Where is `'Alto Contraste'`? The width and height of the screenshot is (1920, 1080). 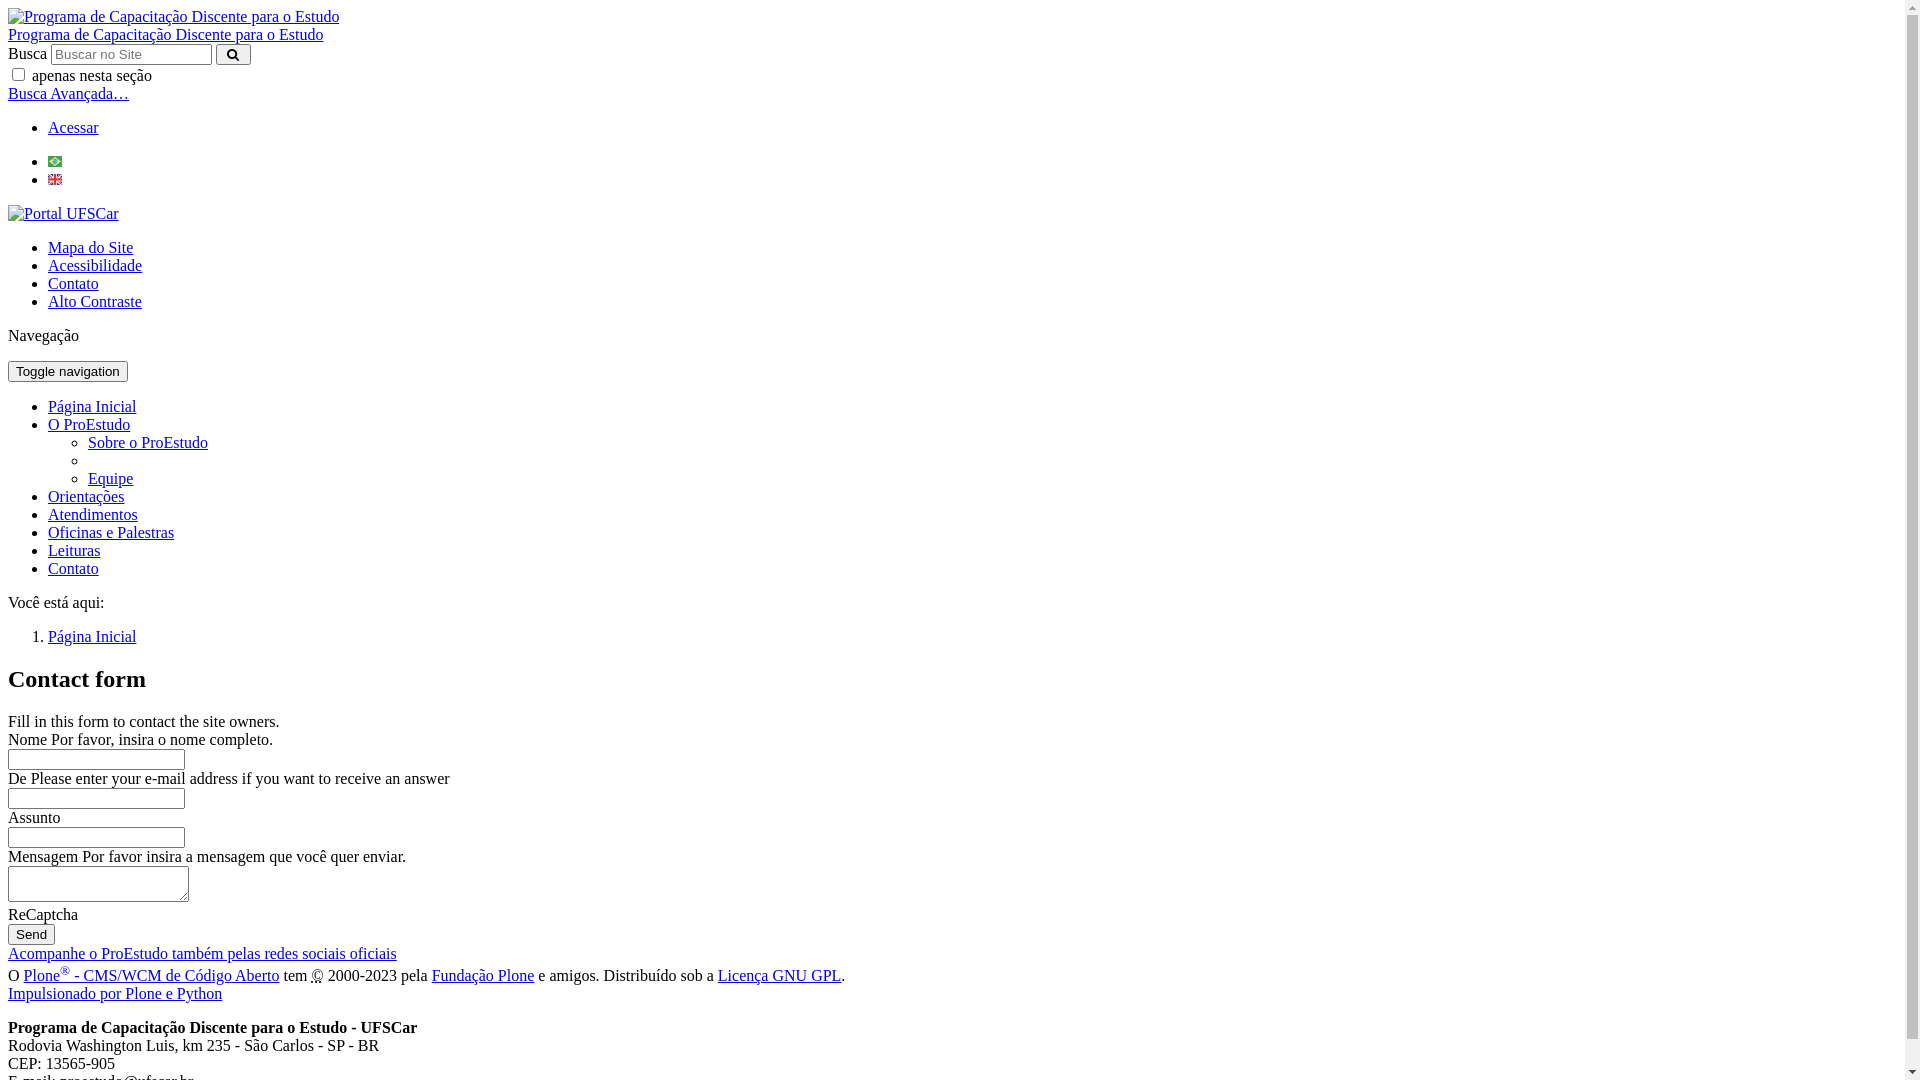
'Alto Contraste' is located at coordinates (94, 301).